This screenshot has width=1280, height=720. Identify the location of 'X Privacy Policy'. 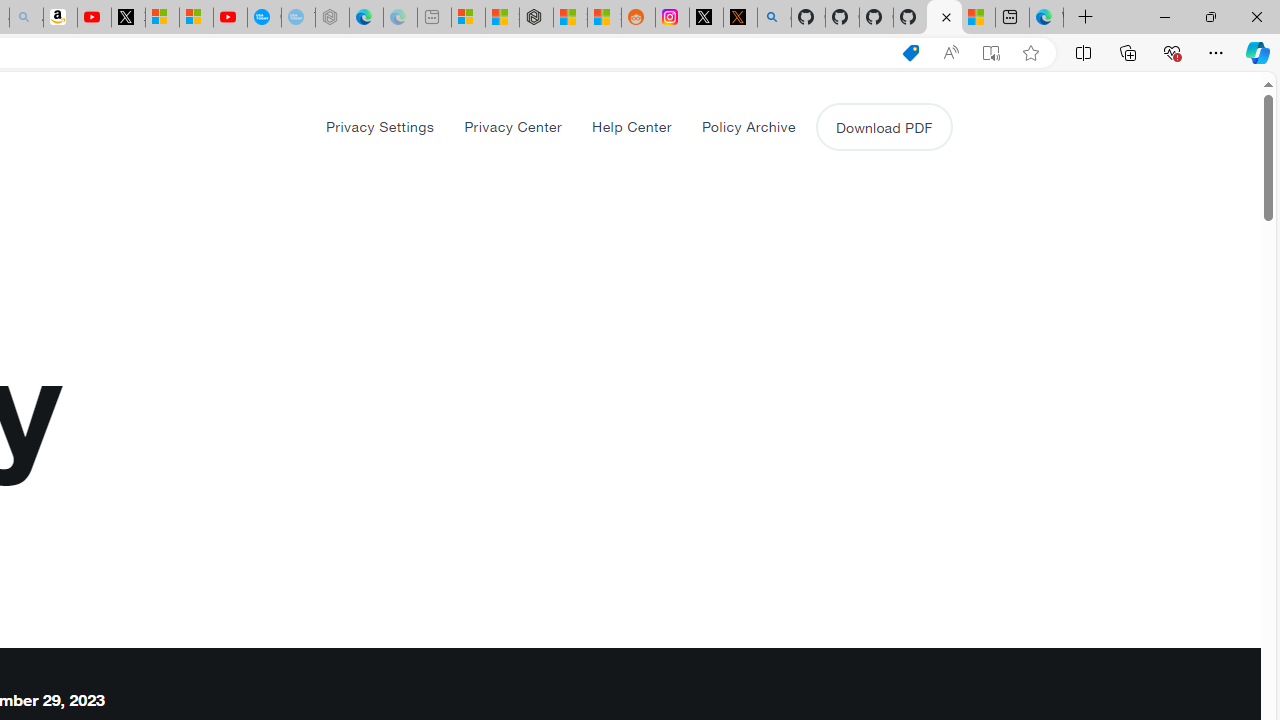
(943, 17).